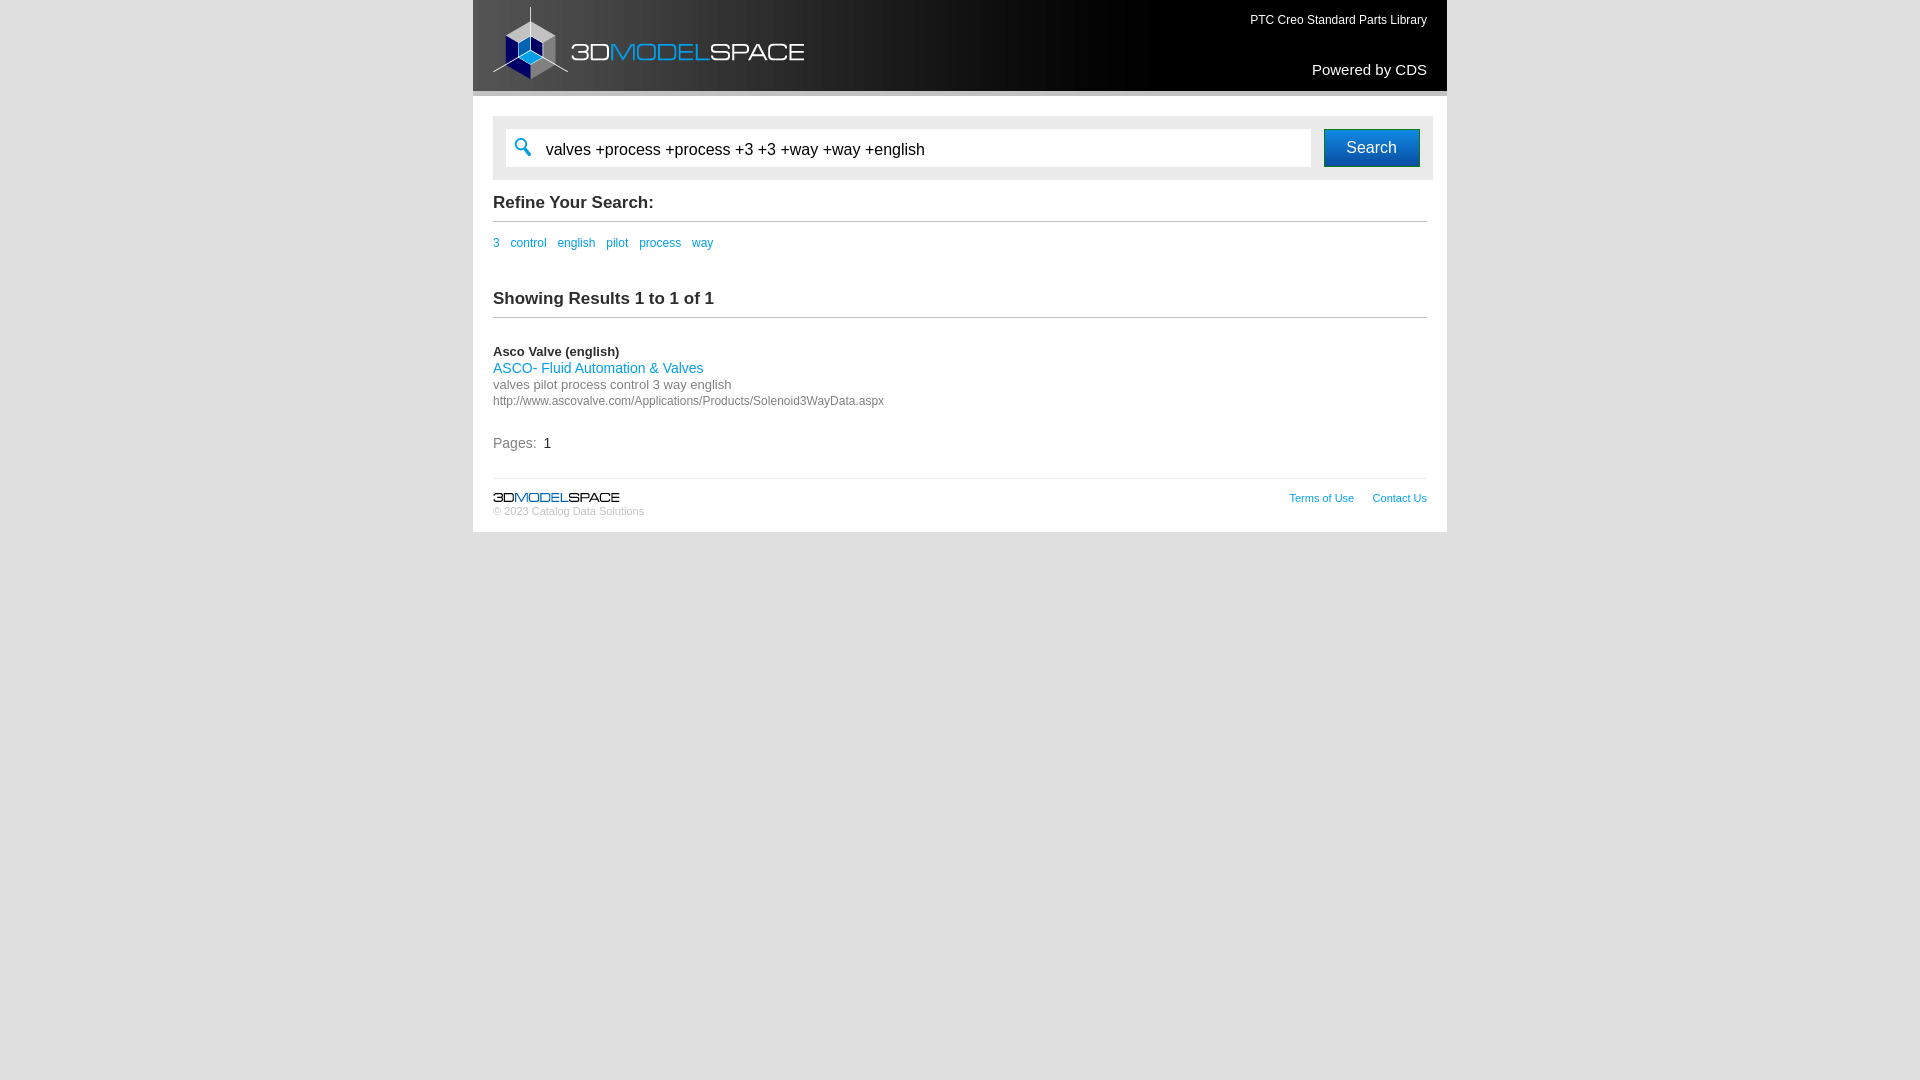 The height and width of the screenshot is (1080, 1920). I want to click on 'english', so click(575, 242).